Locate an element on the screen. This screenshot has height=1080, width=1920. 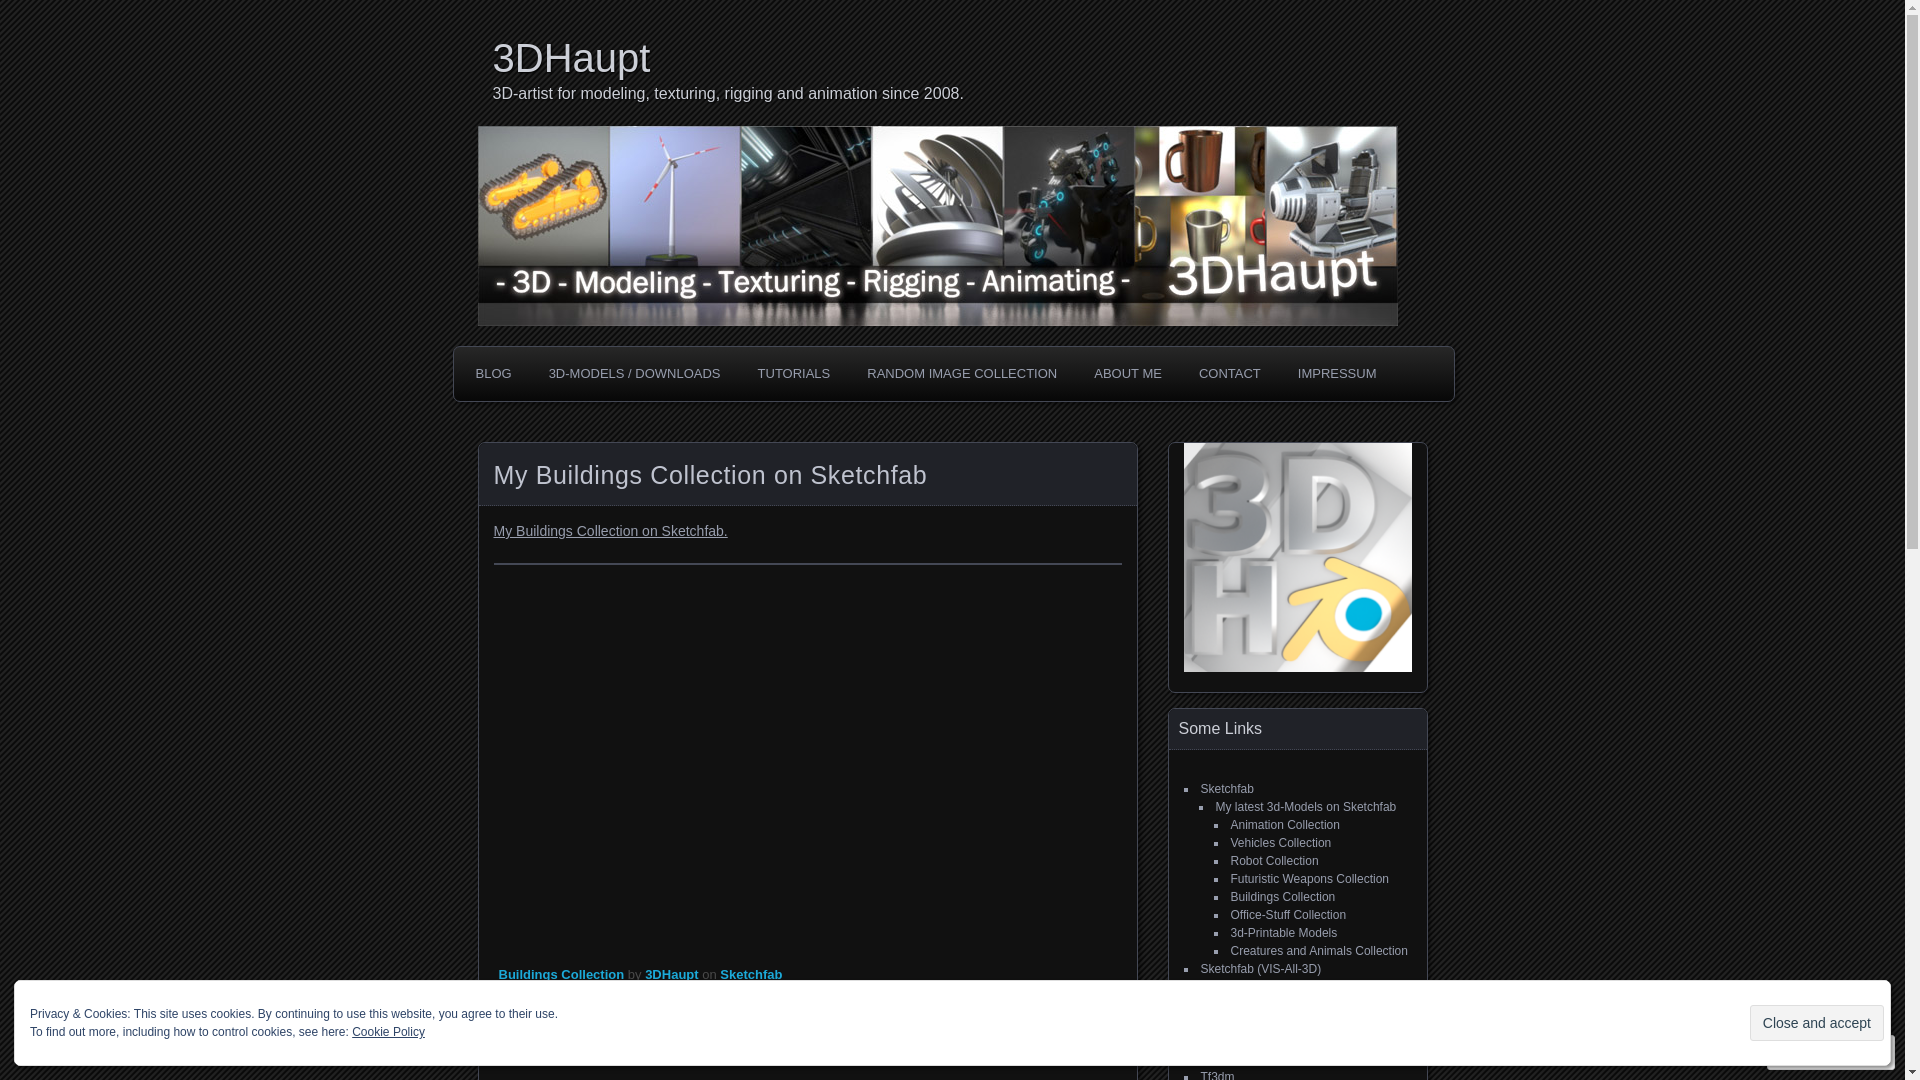
'Buildings Collection' is located at coordinates (1282, 896).